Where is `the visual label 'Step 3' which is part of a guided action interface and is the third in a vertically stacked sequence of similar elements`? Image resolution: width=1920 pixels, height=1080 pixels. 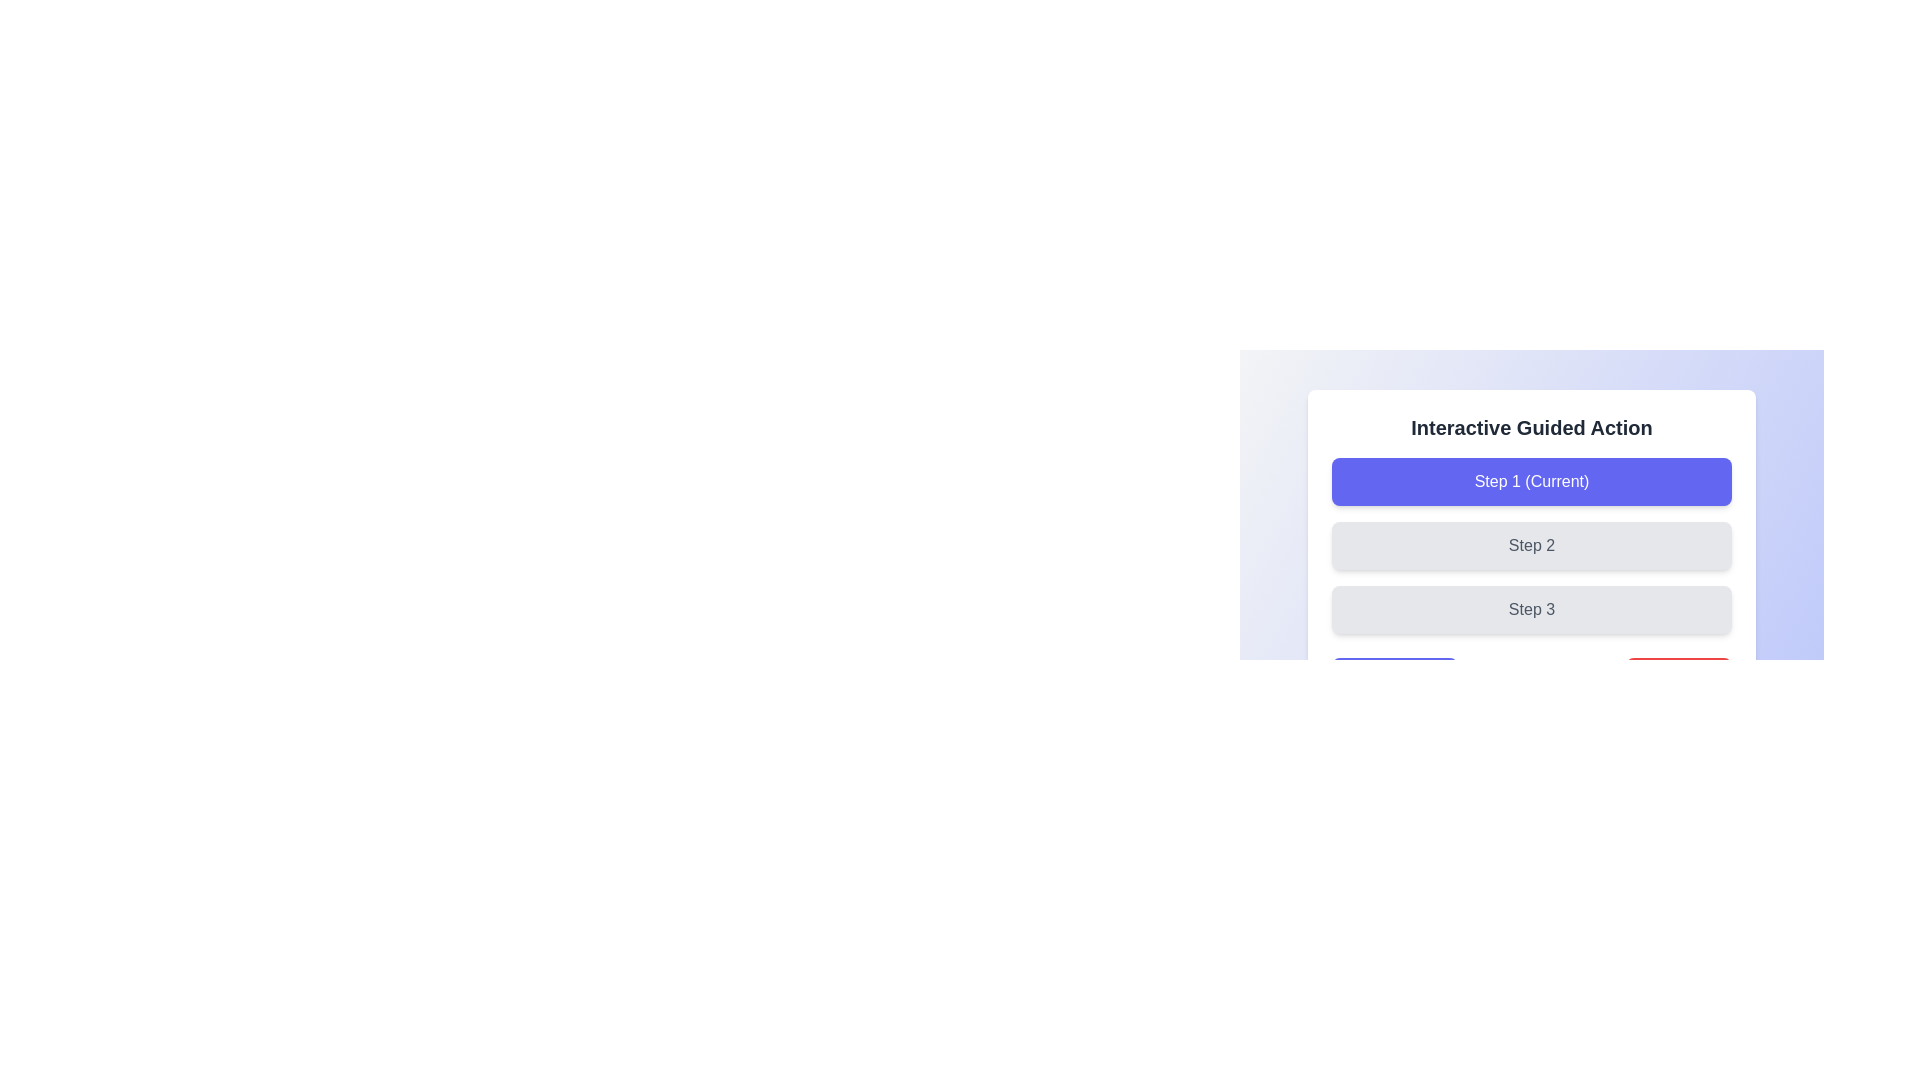 the visual label 'Step 3' which is part of a guided action interface and is the third in a vertically stacked sequence of similar elements is located at coordinates (1530, 608).